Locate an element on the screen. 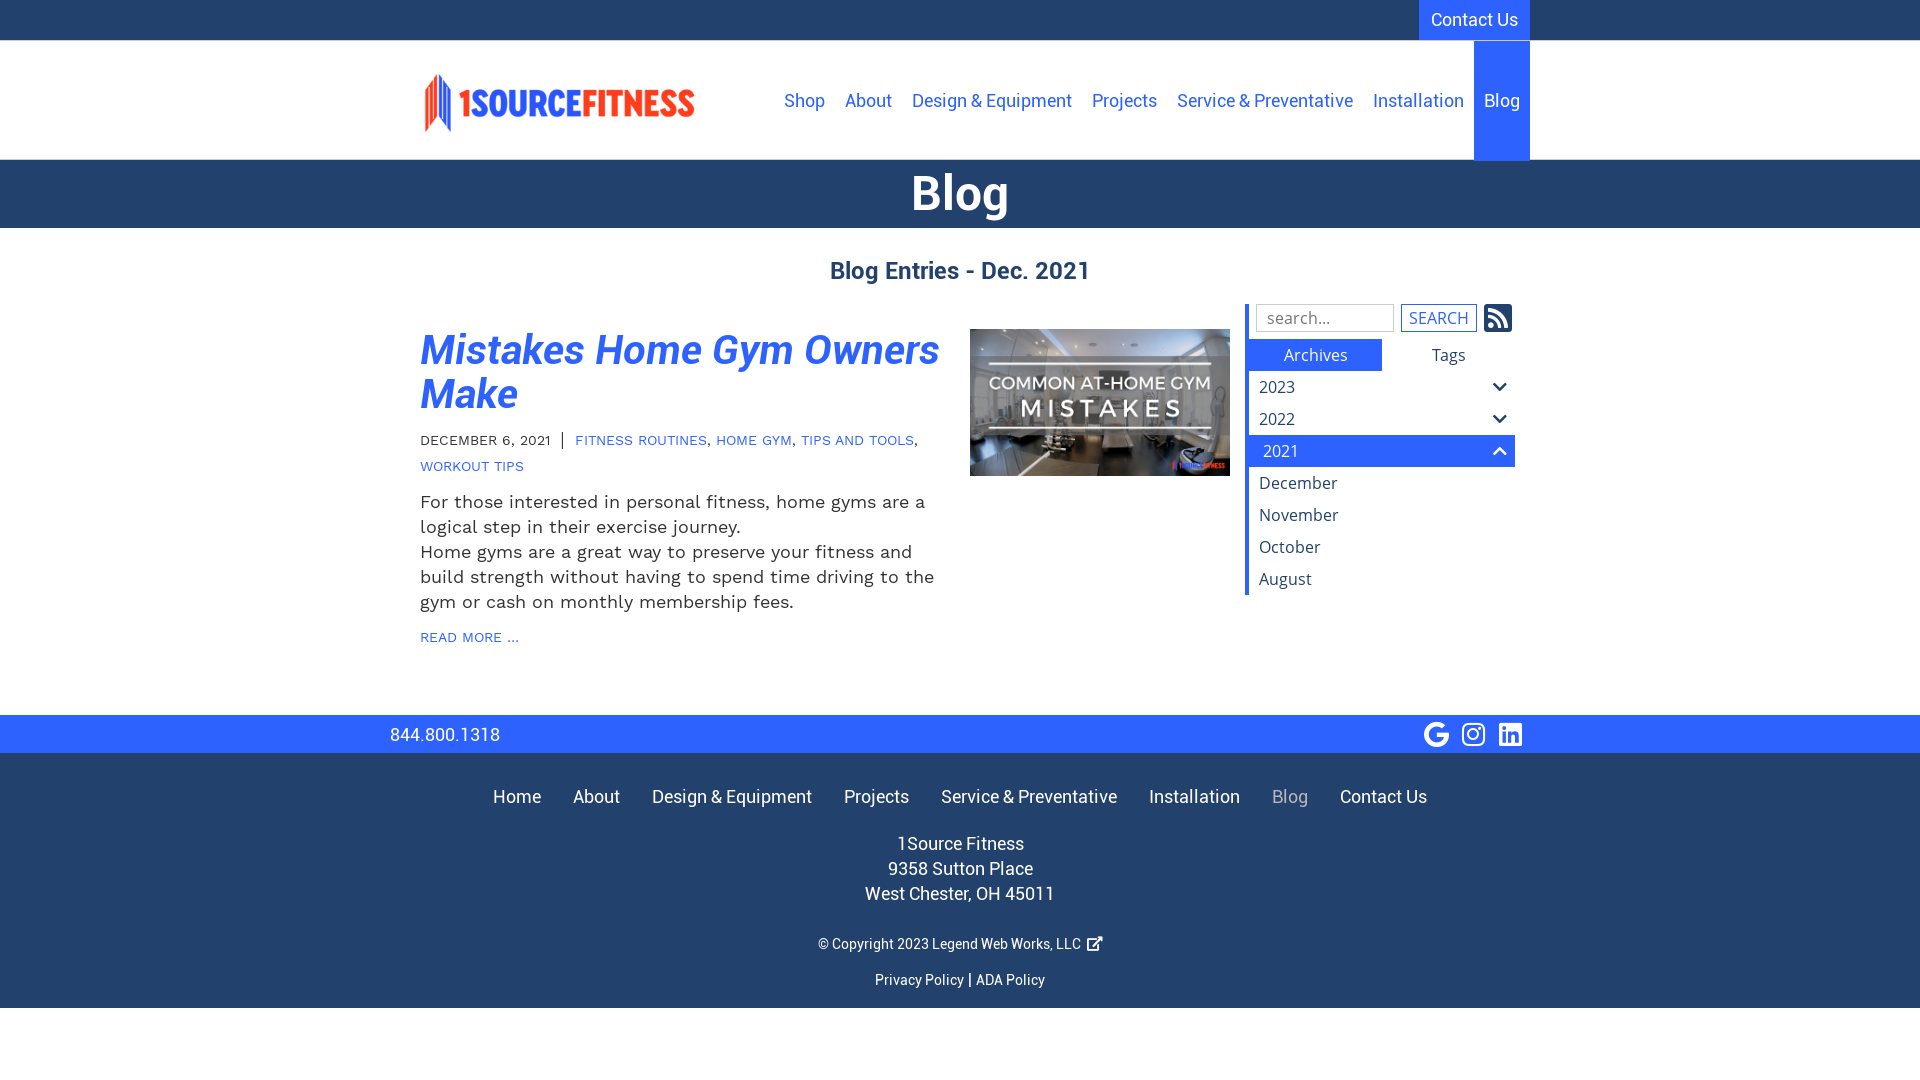 This screenshot has width=1920, height=1080. 'Installation' is located at coordinates (1417, 100).